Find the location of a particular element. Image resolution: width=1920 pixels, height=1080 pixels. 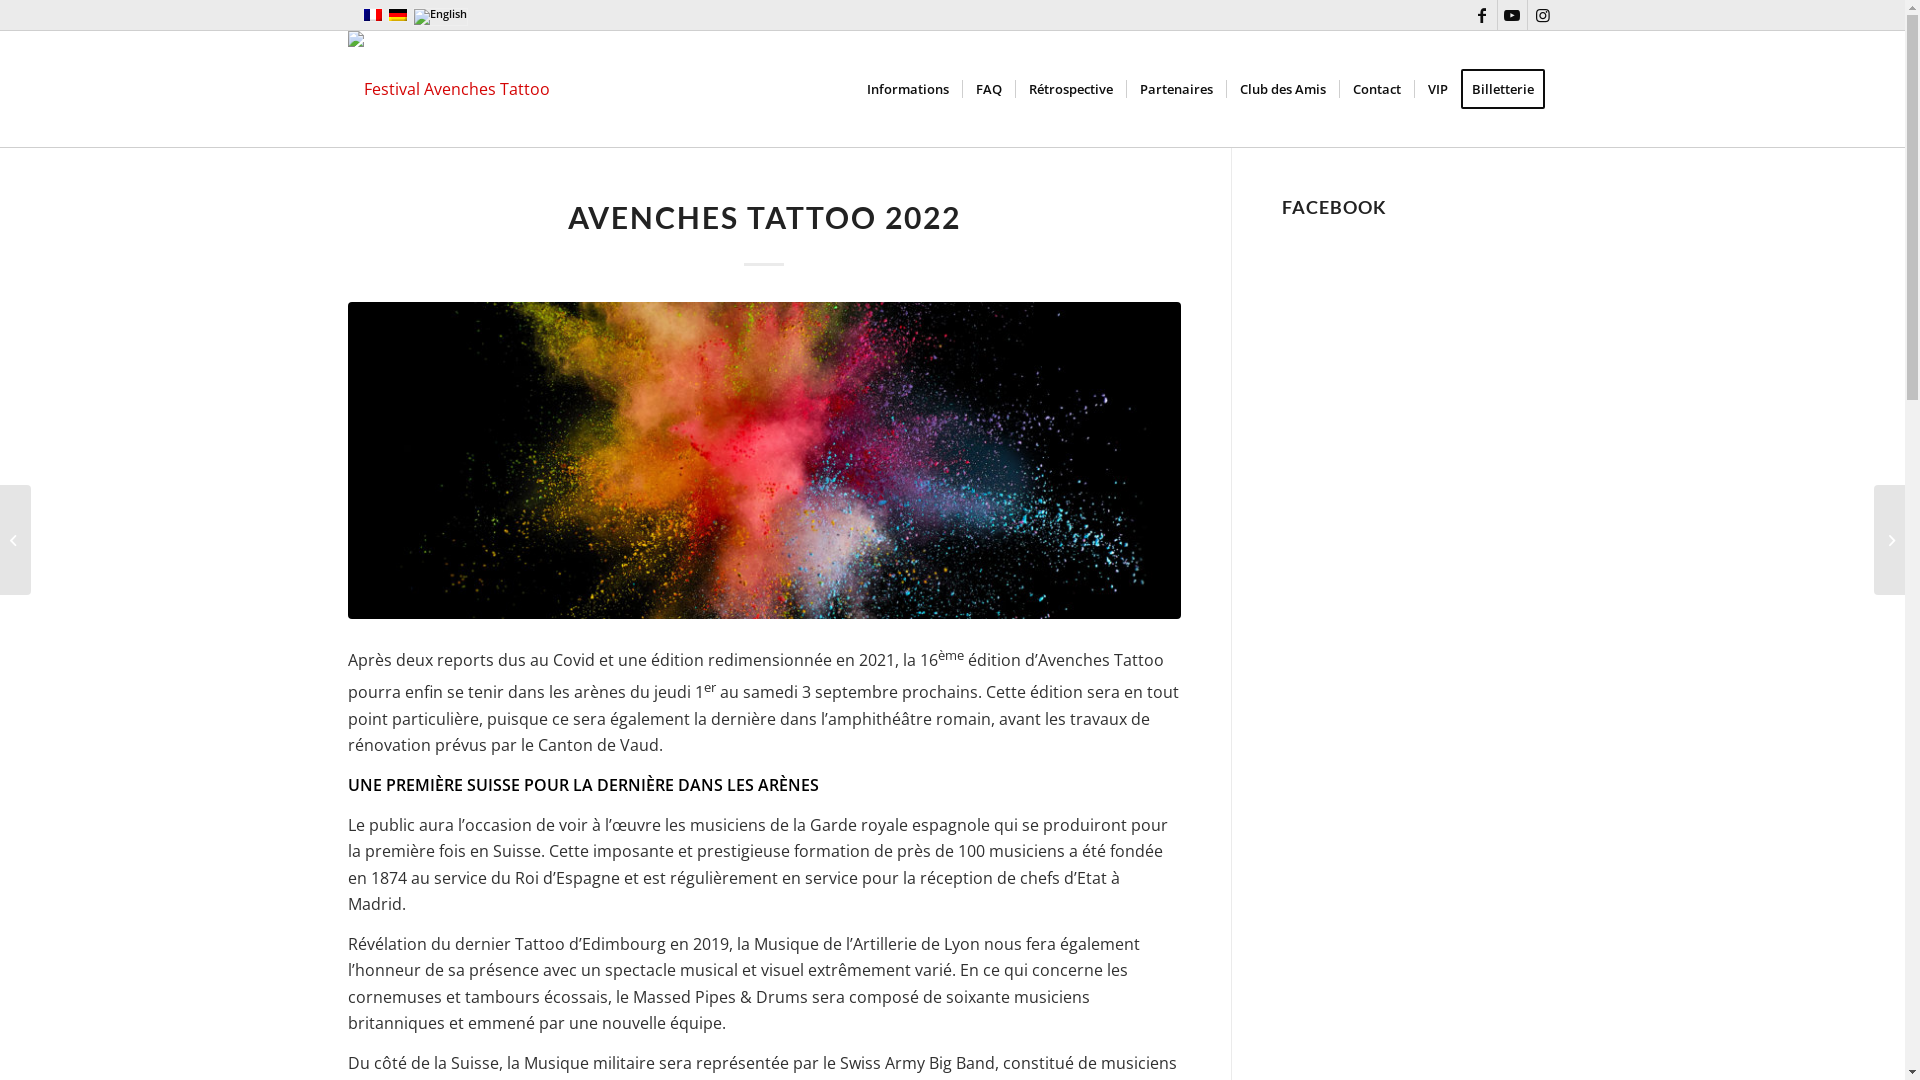

'Contact' is located at coordinates (1374, 87).